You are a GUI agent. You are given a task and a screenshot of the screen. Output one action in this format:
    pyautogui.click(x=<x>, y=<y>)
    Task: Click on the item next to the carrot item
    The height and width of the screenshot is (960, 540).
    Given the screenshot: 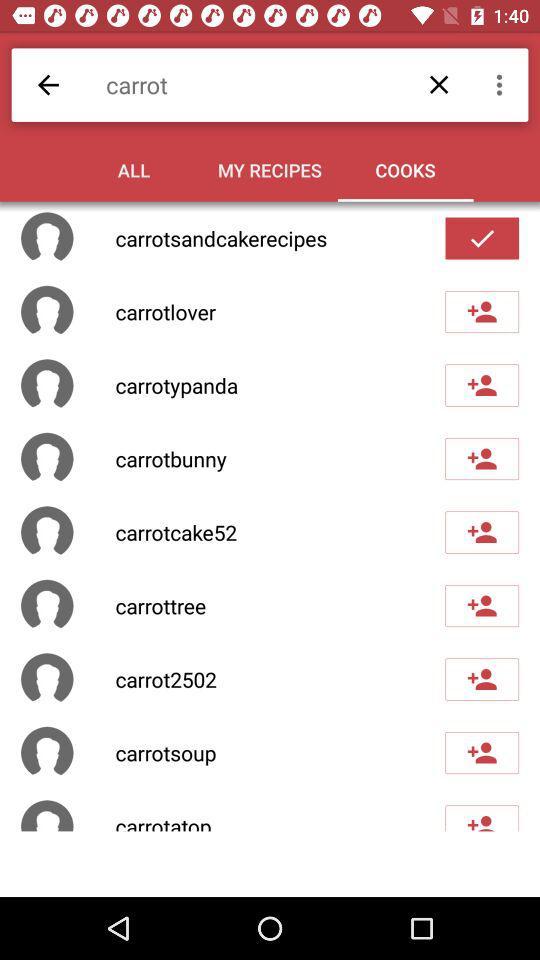 What is the action you would take?
    pyautogui.click(x=501, y=85)
    